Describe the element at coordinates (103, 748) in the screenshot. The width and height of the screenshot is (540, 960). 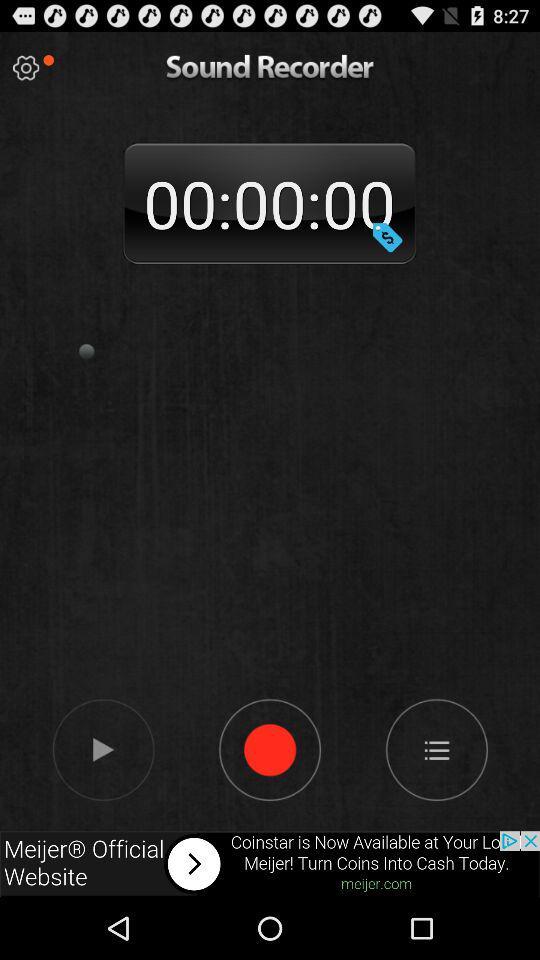
I see `the sound` at that location.